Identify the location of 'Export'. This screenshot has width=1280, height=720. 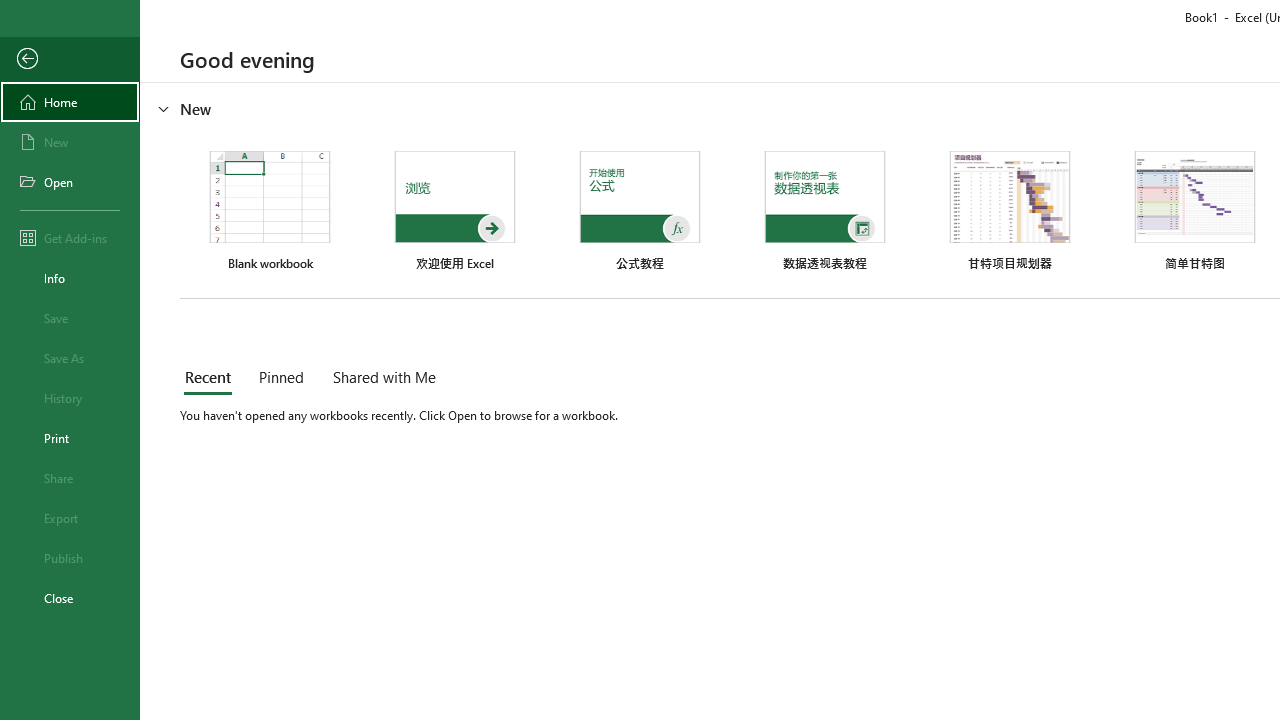
(69, 517).